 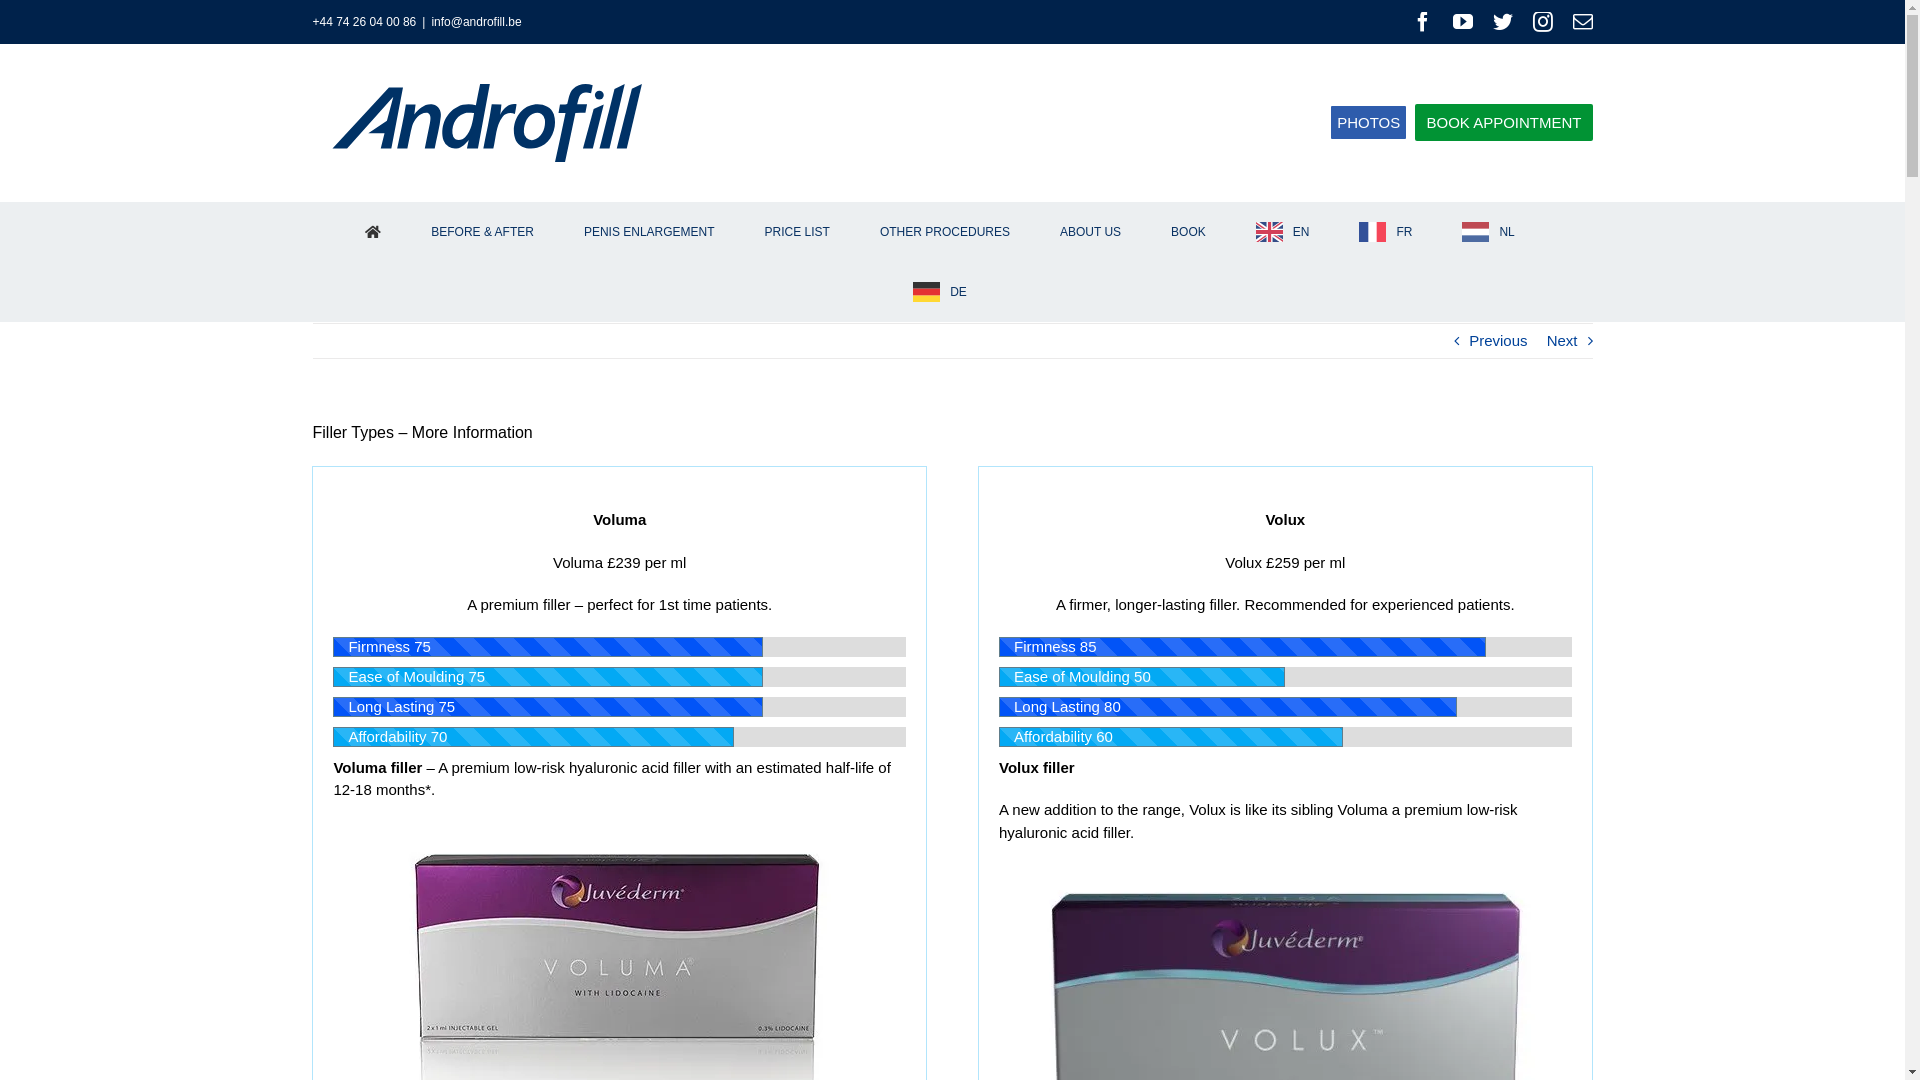 I want to click on 'PHOTOS', so click(x=1367, y=122).